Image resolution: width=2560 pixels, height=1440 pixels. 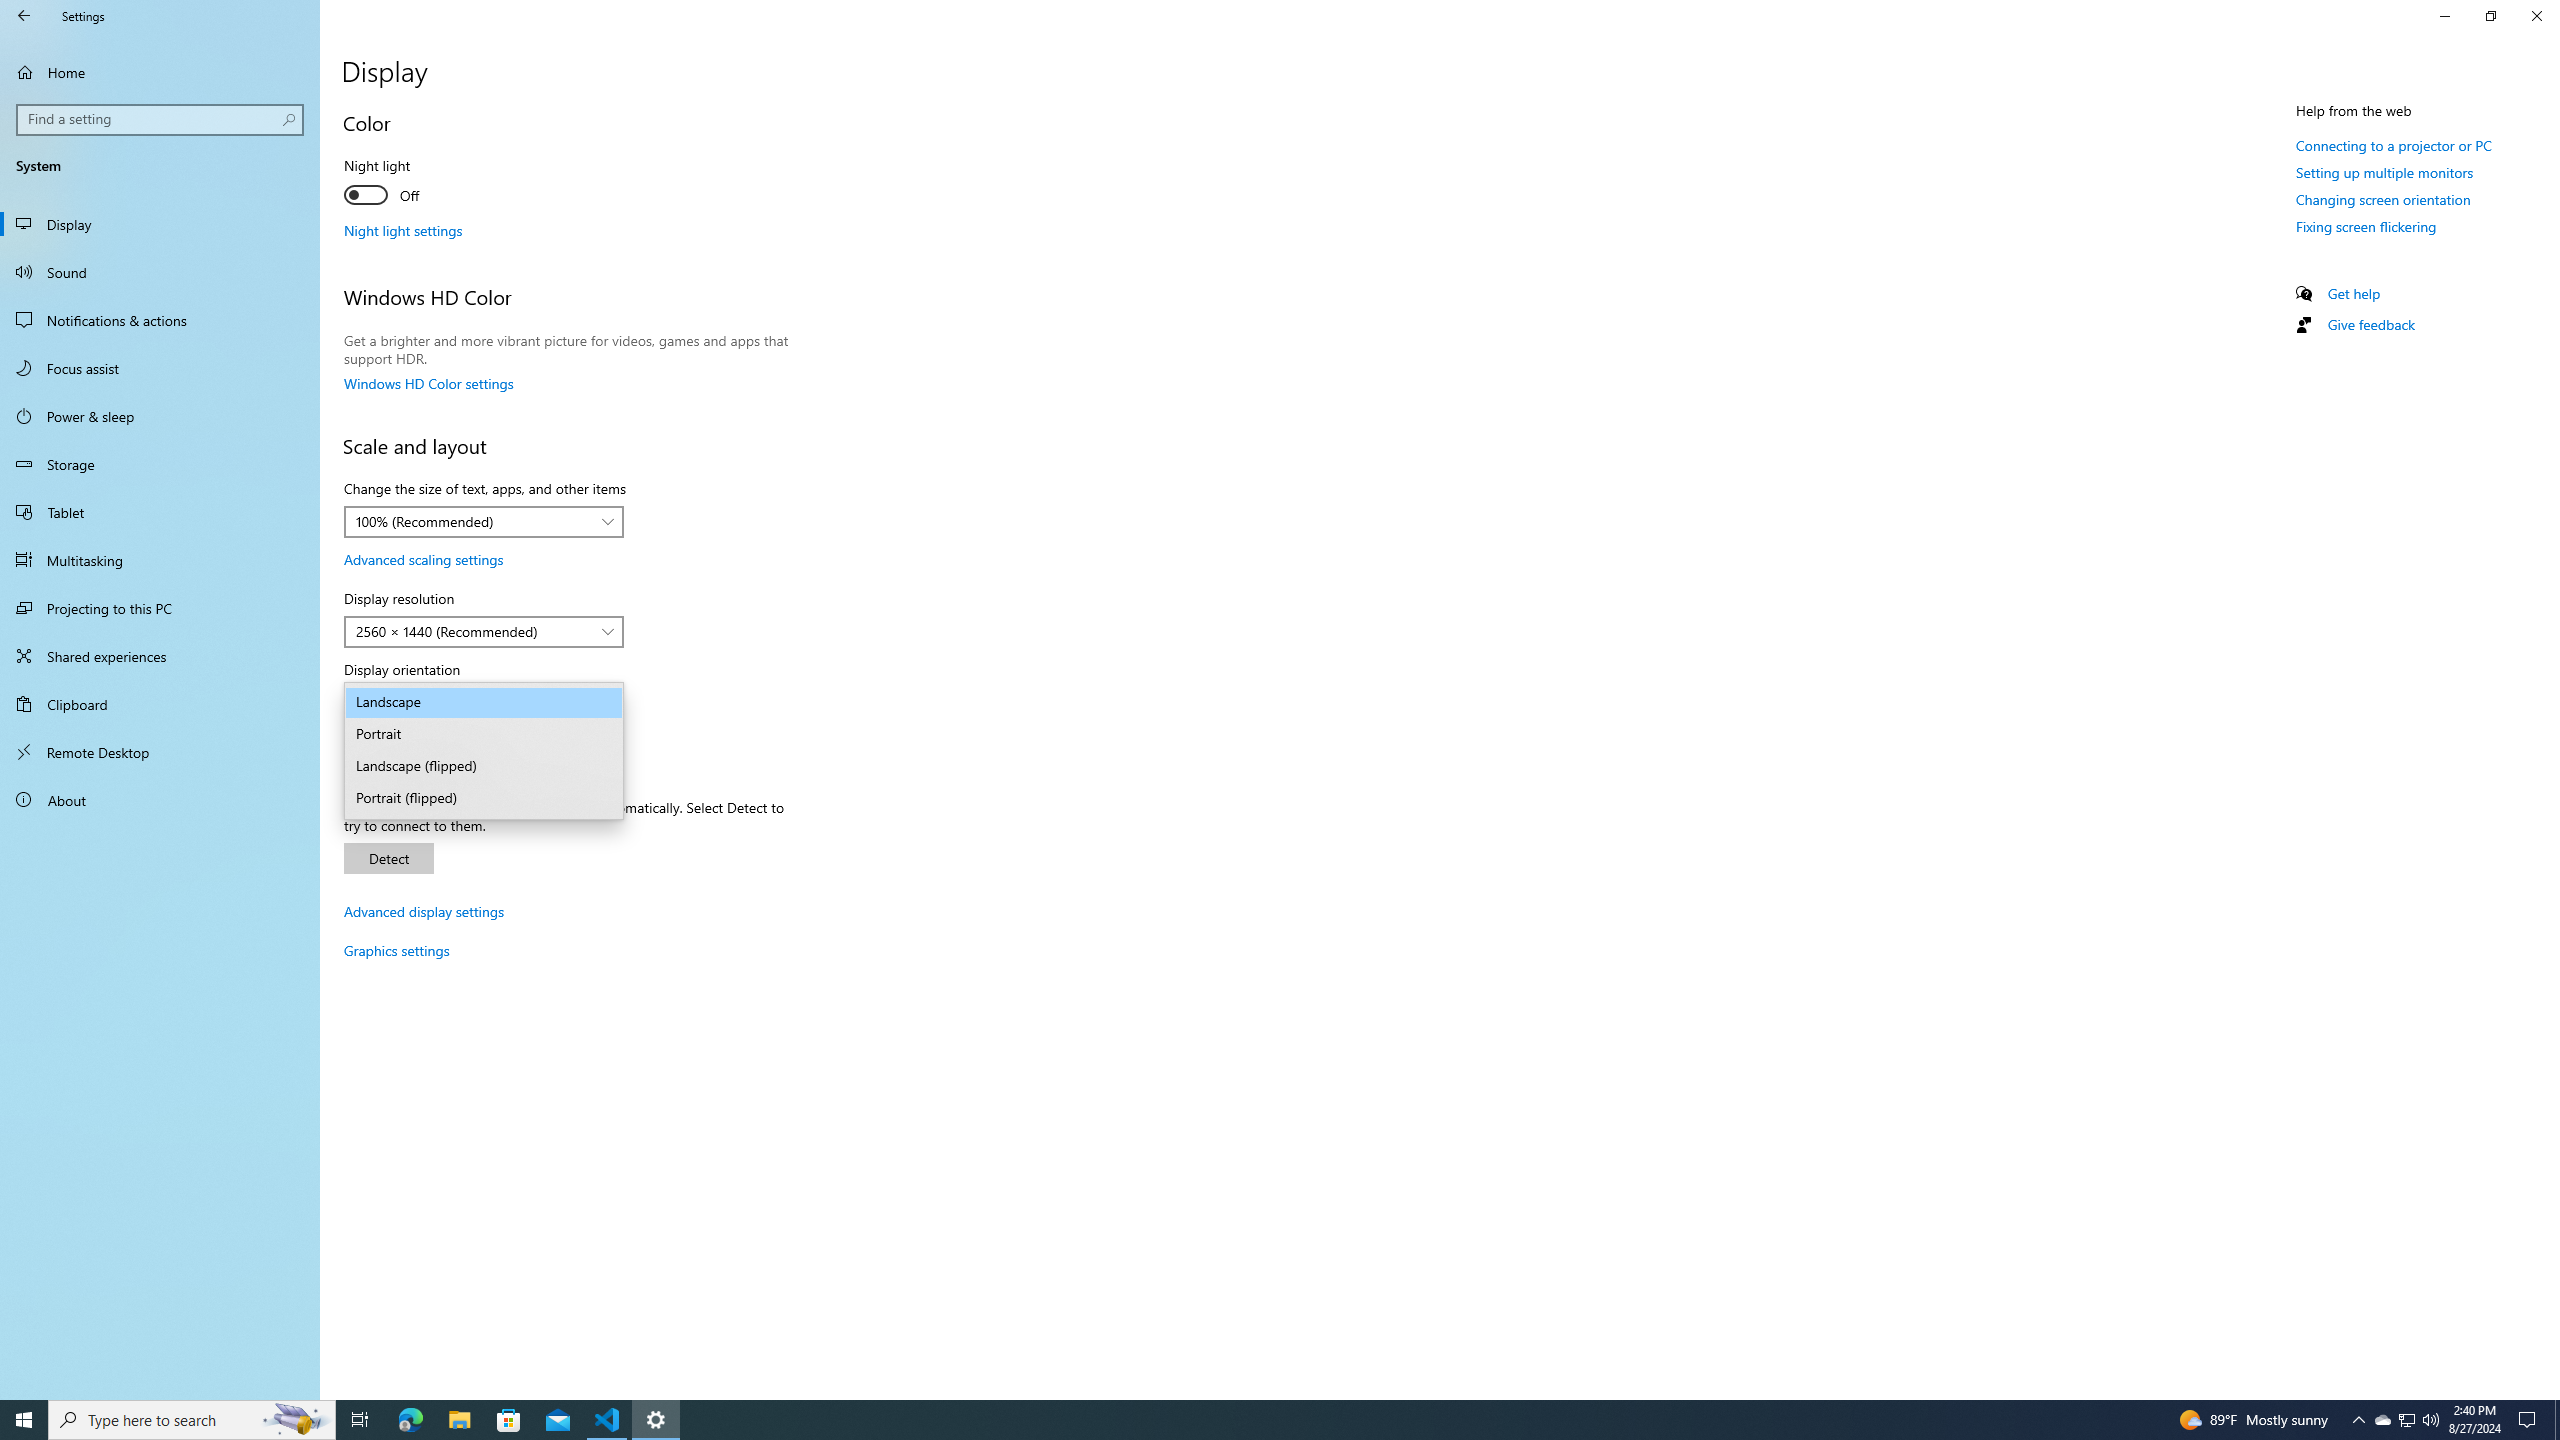 What do you see at coordinates (294, 1418) in the screenshot?
I see `'Search highlights icon opens search home window'` at bounding box center [294, 1418].